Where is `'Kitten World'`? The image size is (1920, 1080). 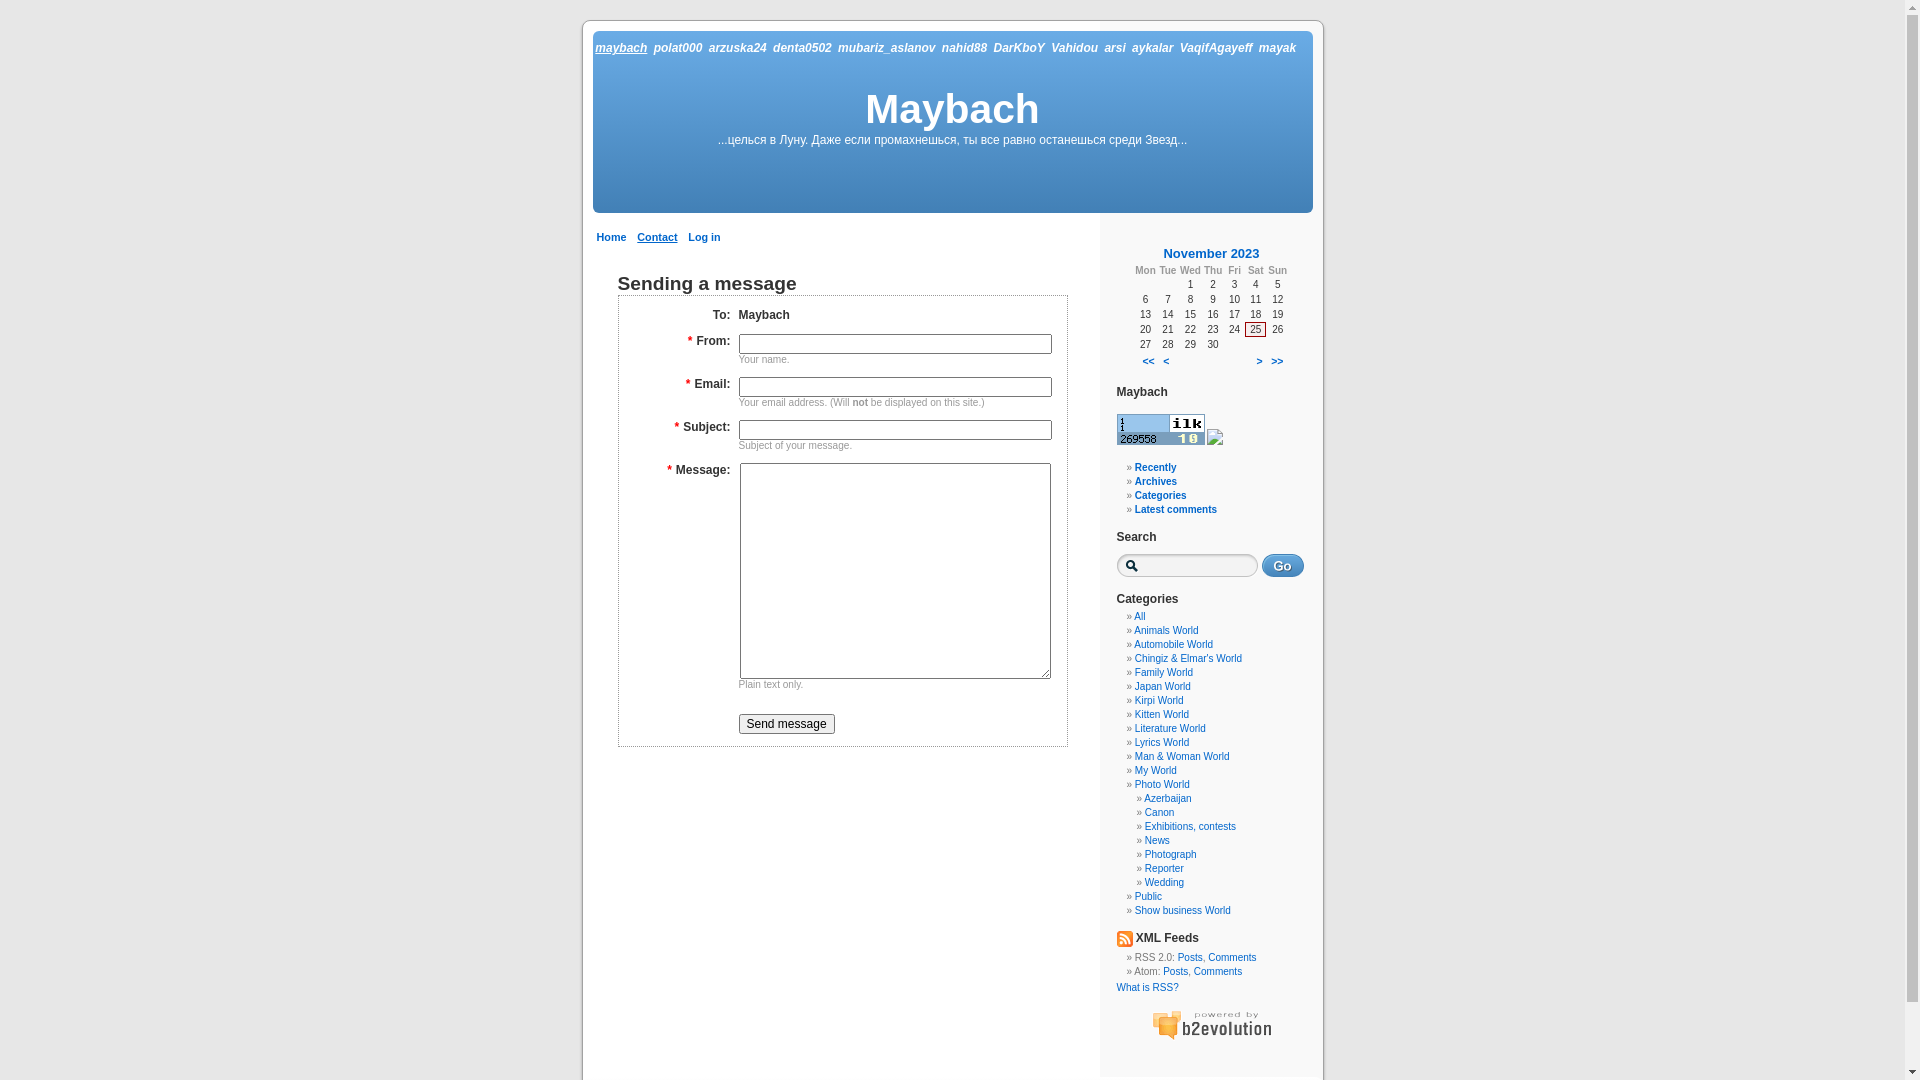 'Kitten World' is located at coordinates (1161, 713).